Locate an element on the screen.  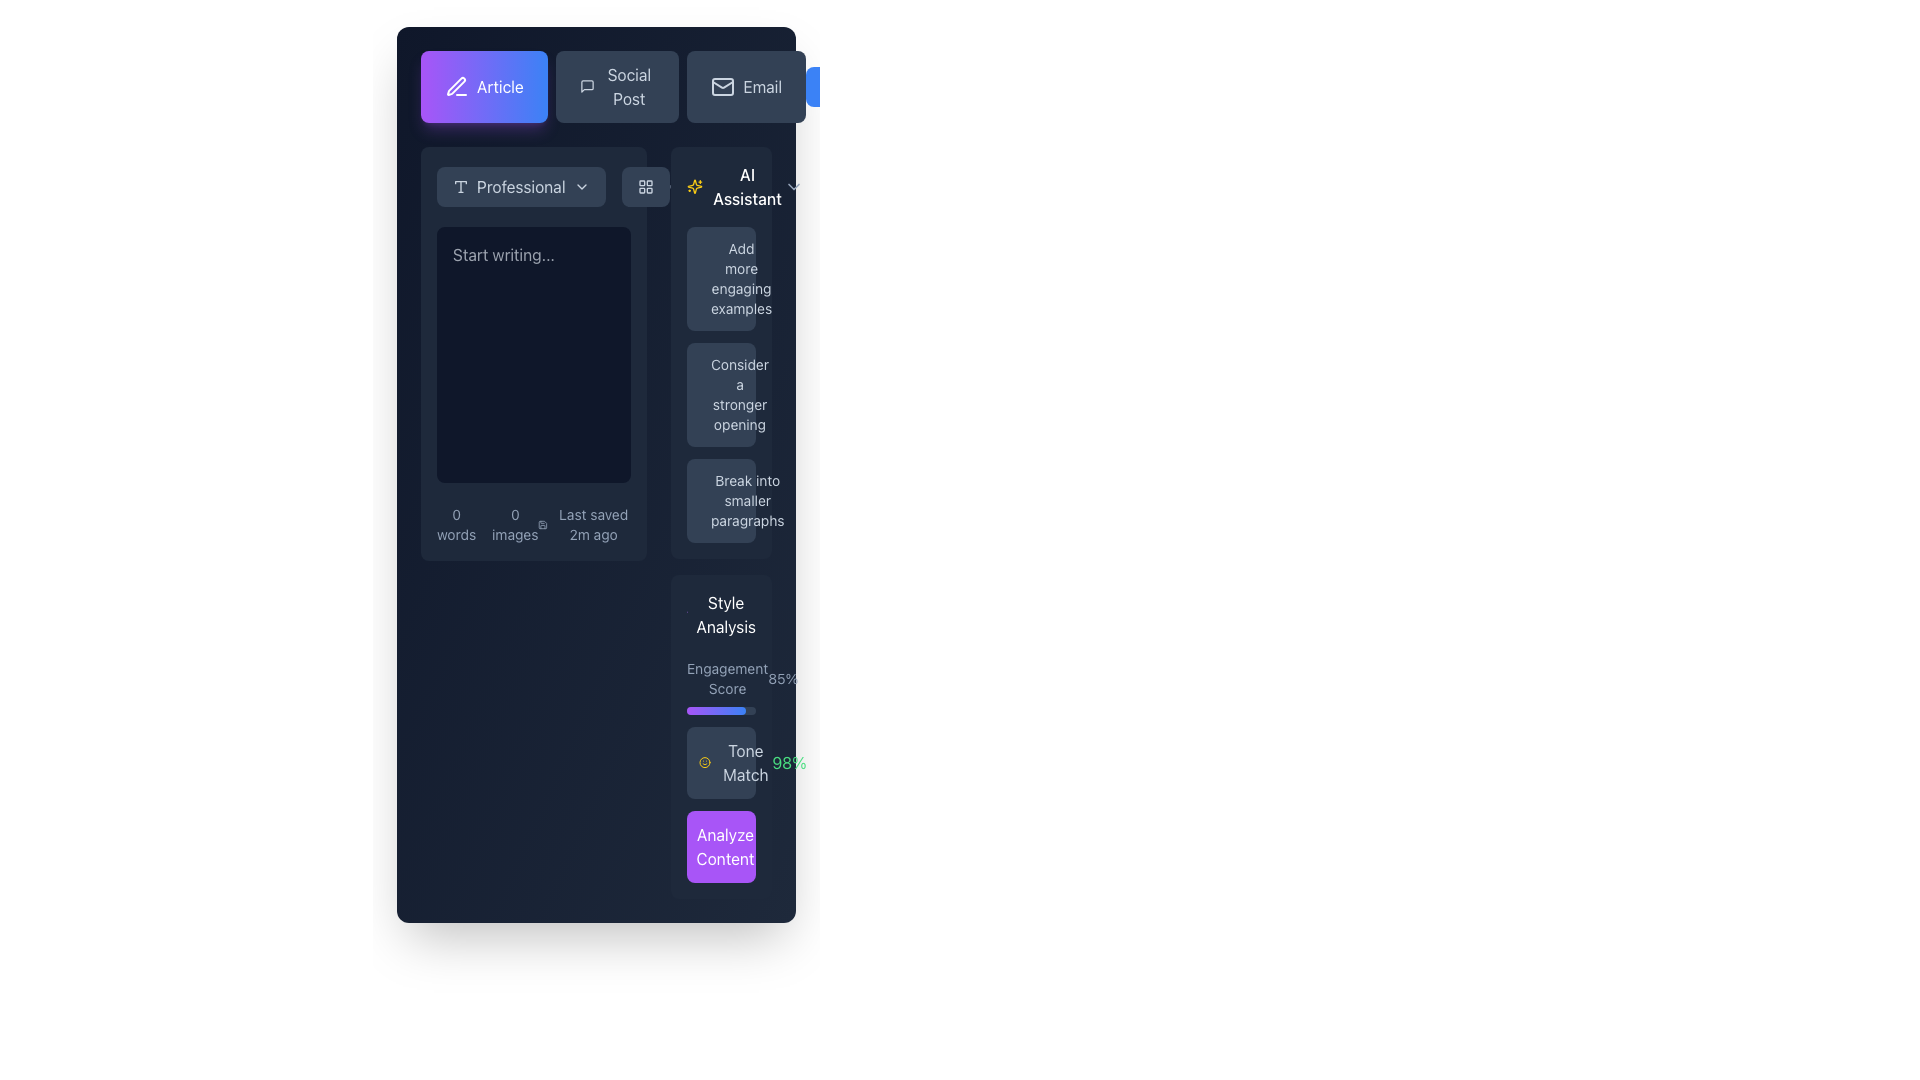
the toggle button located at the rightmost edge under the 'AI Assistant' section for visual feedback is located at coordinates (792, 186).